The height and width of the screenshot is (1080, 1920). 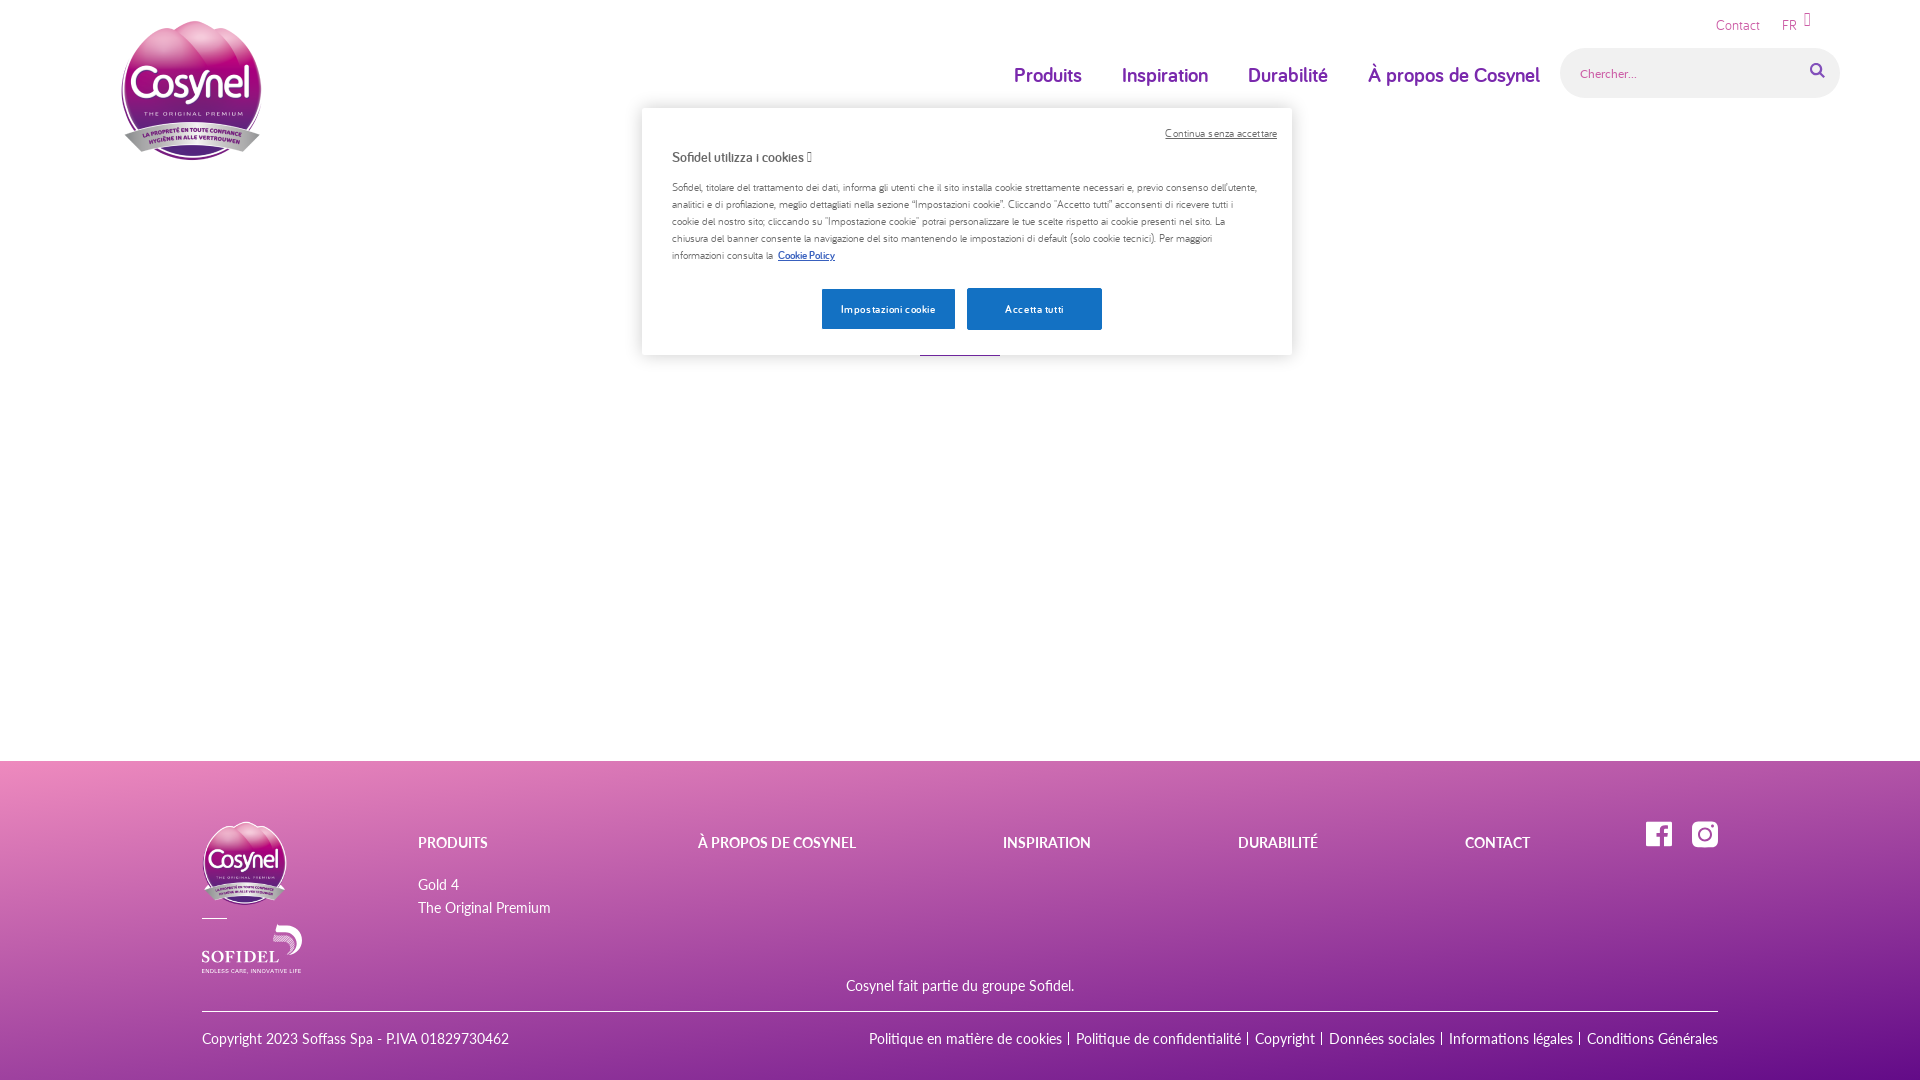 What do you see at coordinates (484, 907) in the screenshot?
I see `'The Original Premium'` at bounding box center [484, 907].